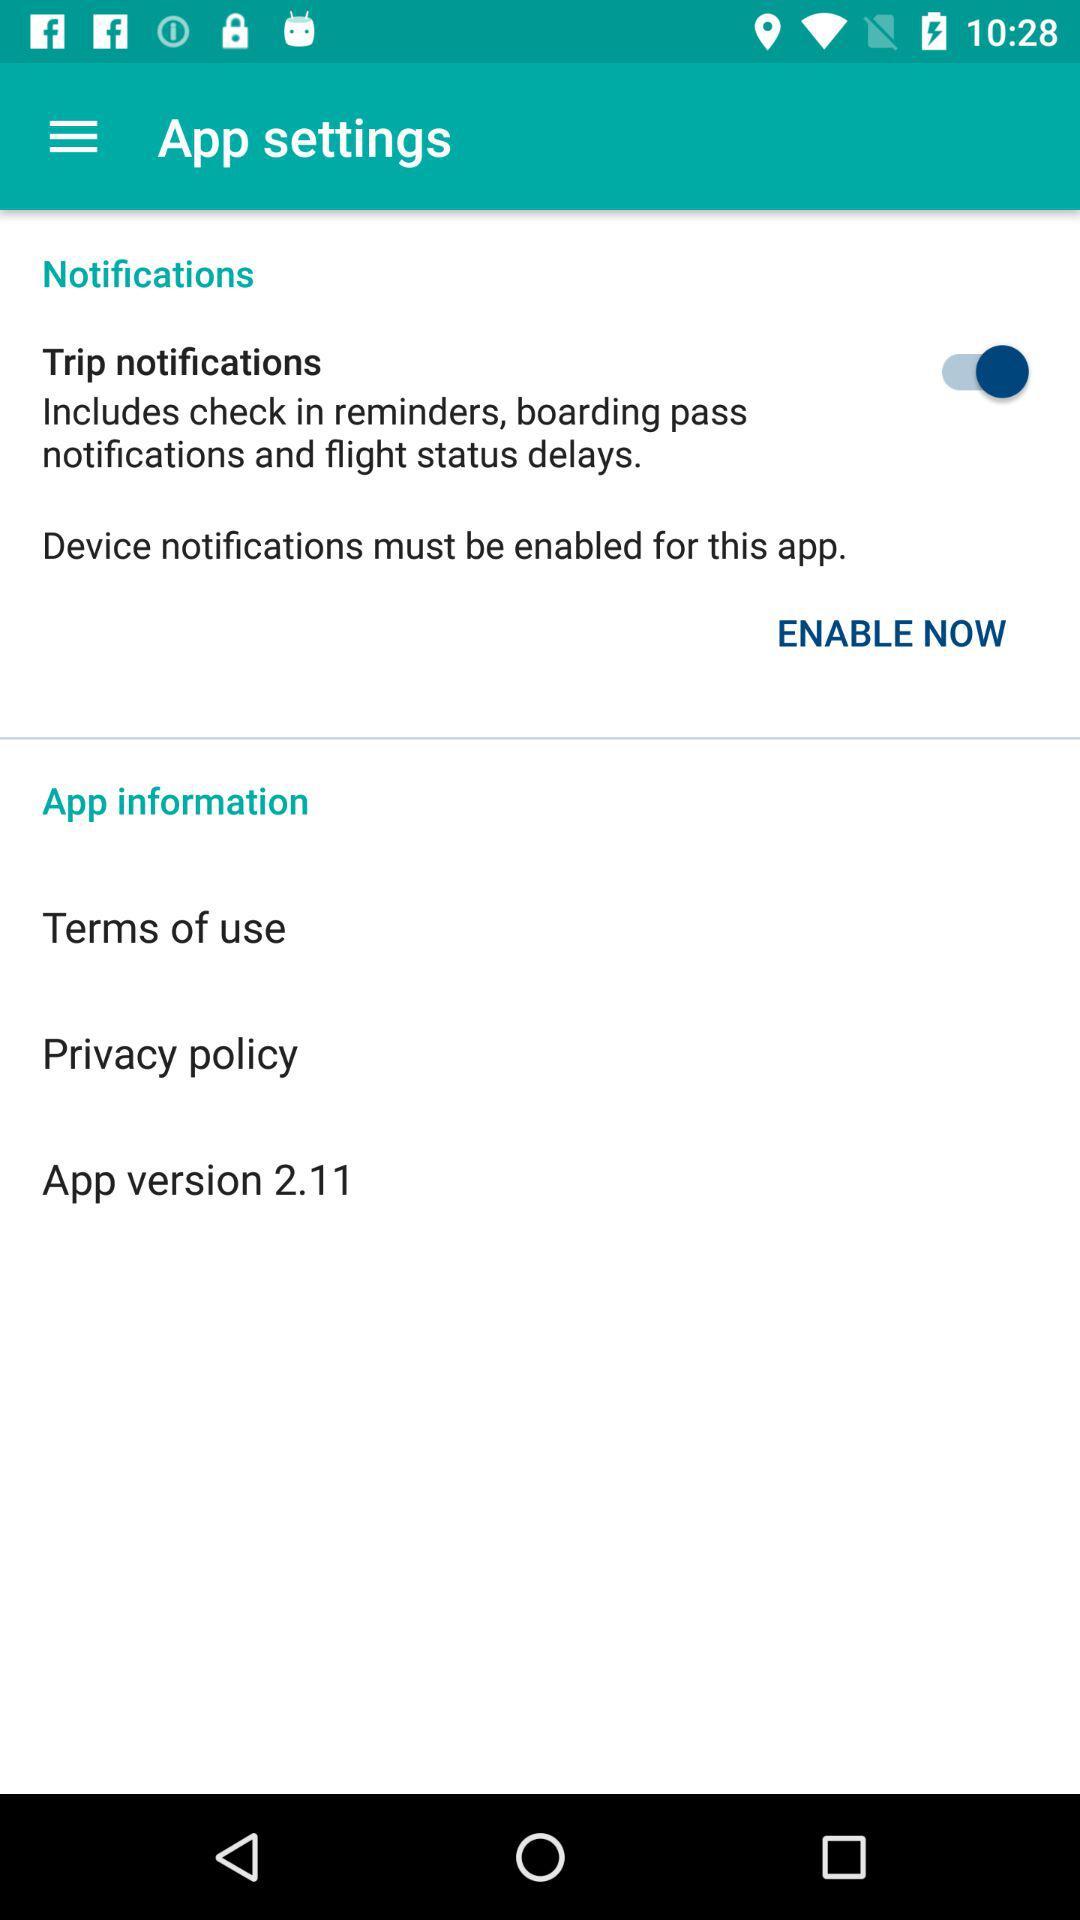 The height and width of the screenshot is (1920, 1080). I want to click on the item above privacy policy icon, so click(540, 925).